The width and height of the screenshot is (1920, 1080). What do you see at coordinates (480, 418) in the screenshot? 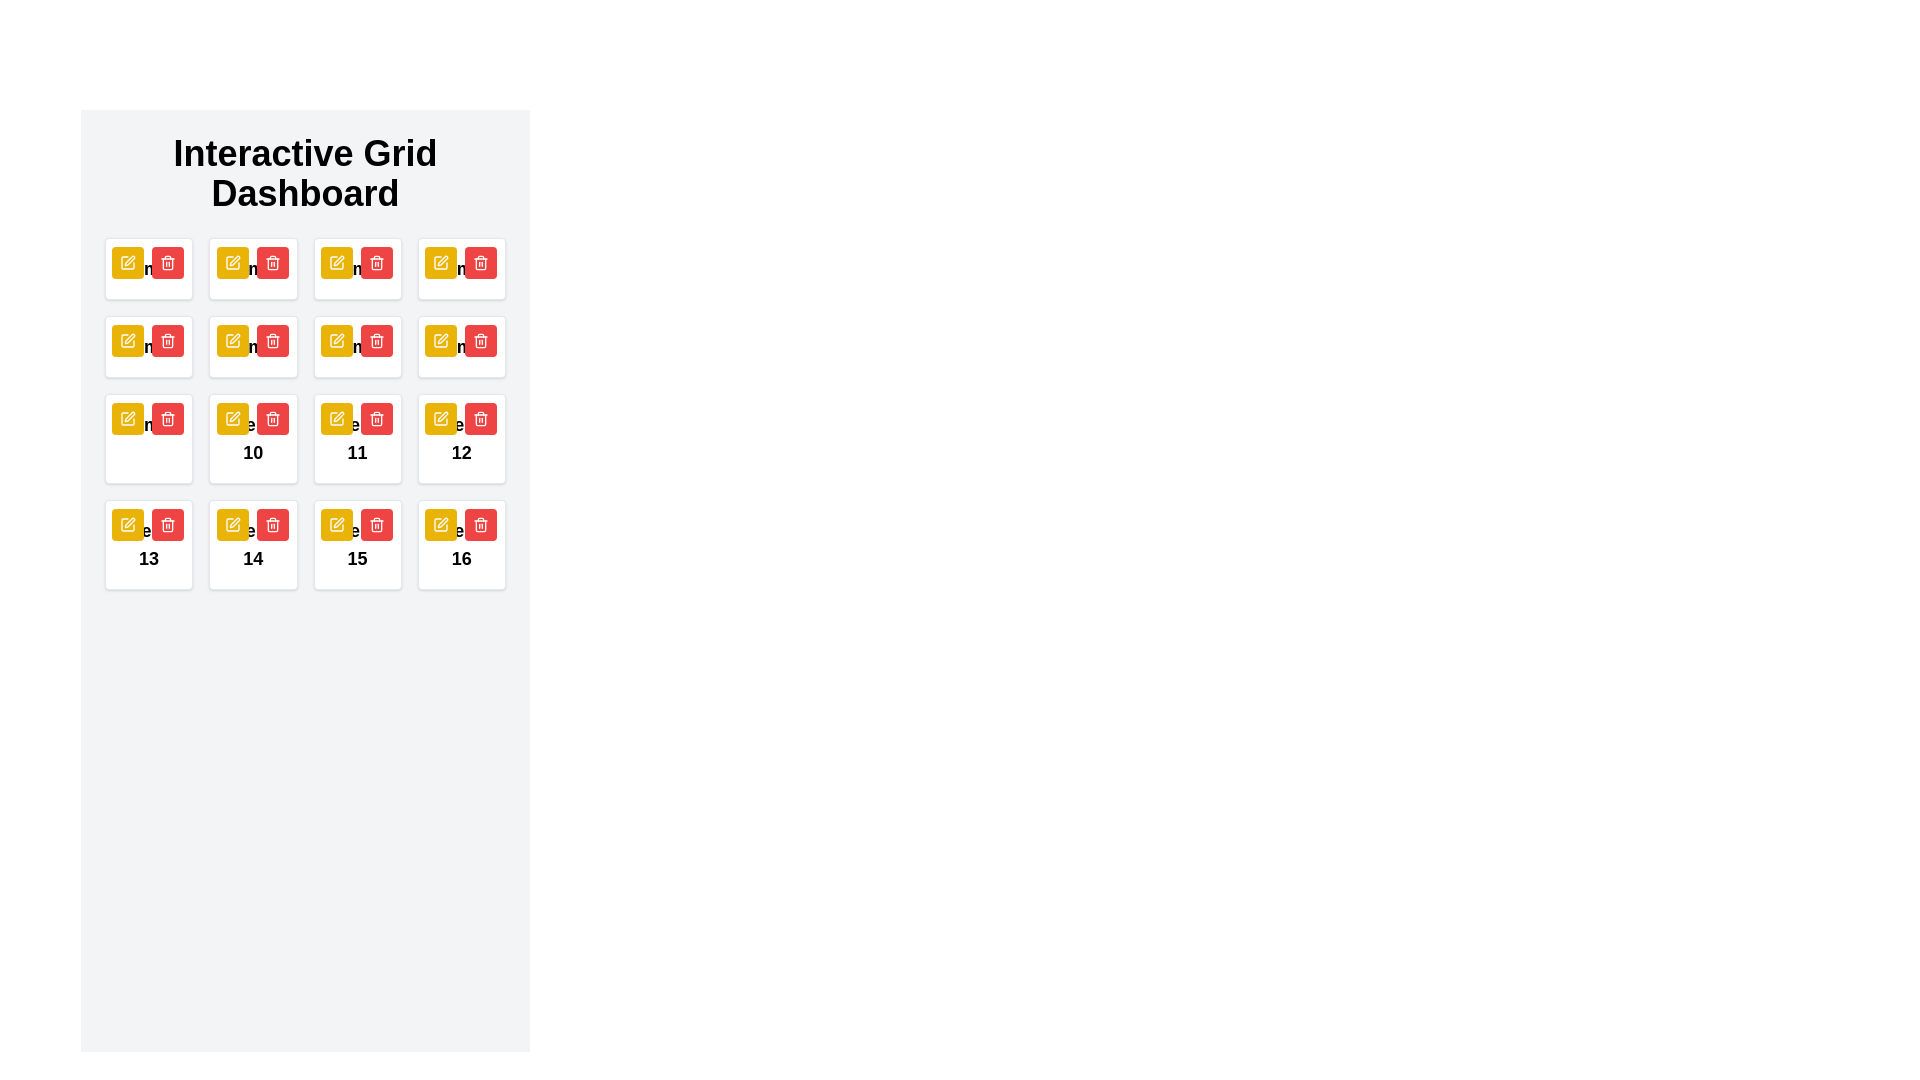
I see `the delete button with a trash can icon located in the top-right corner of the tile labeled '12'` at bounding box center [480, 418].